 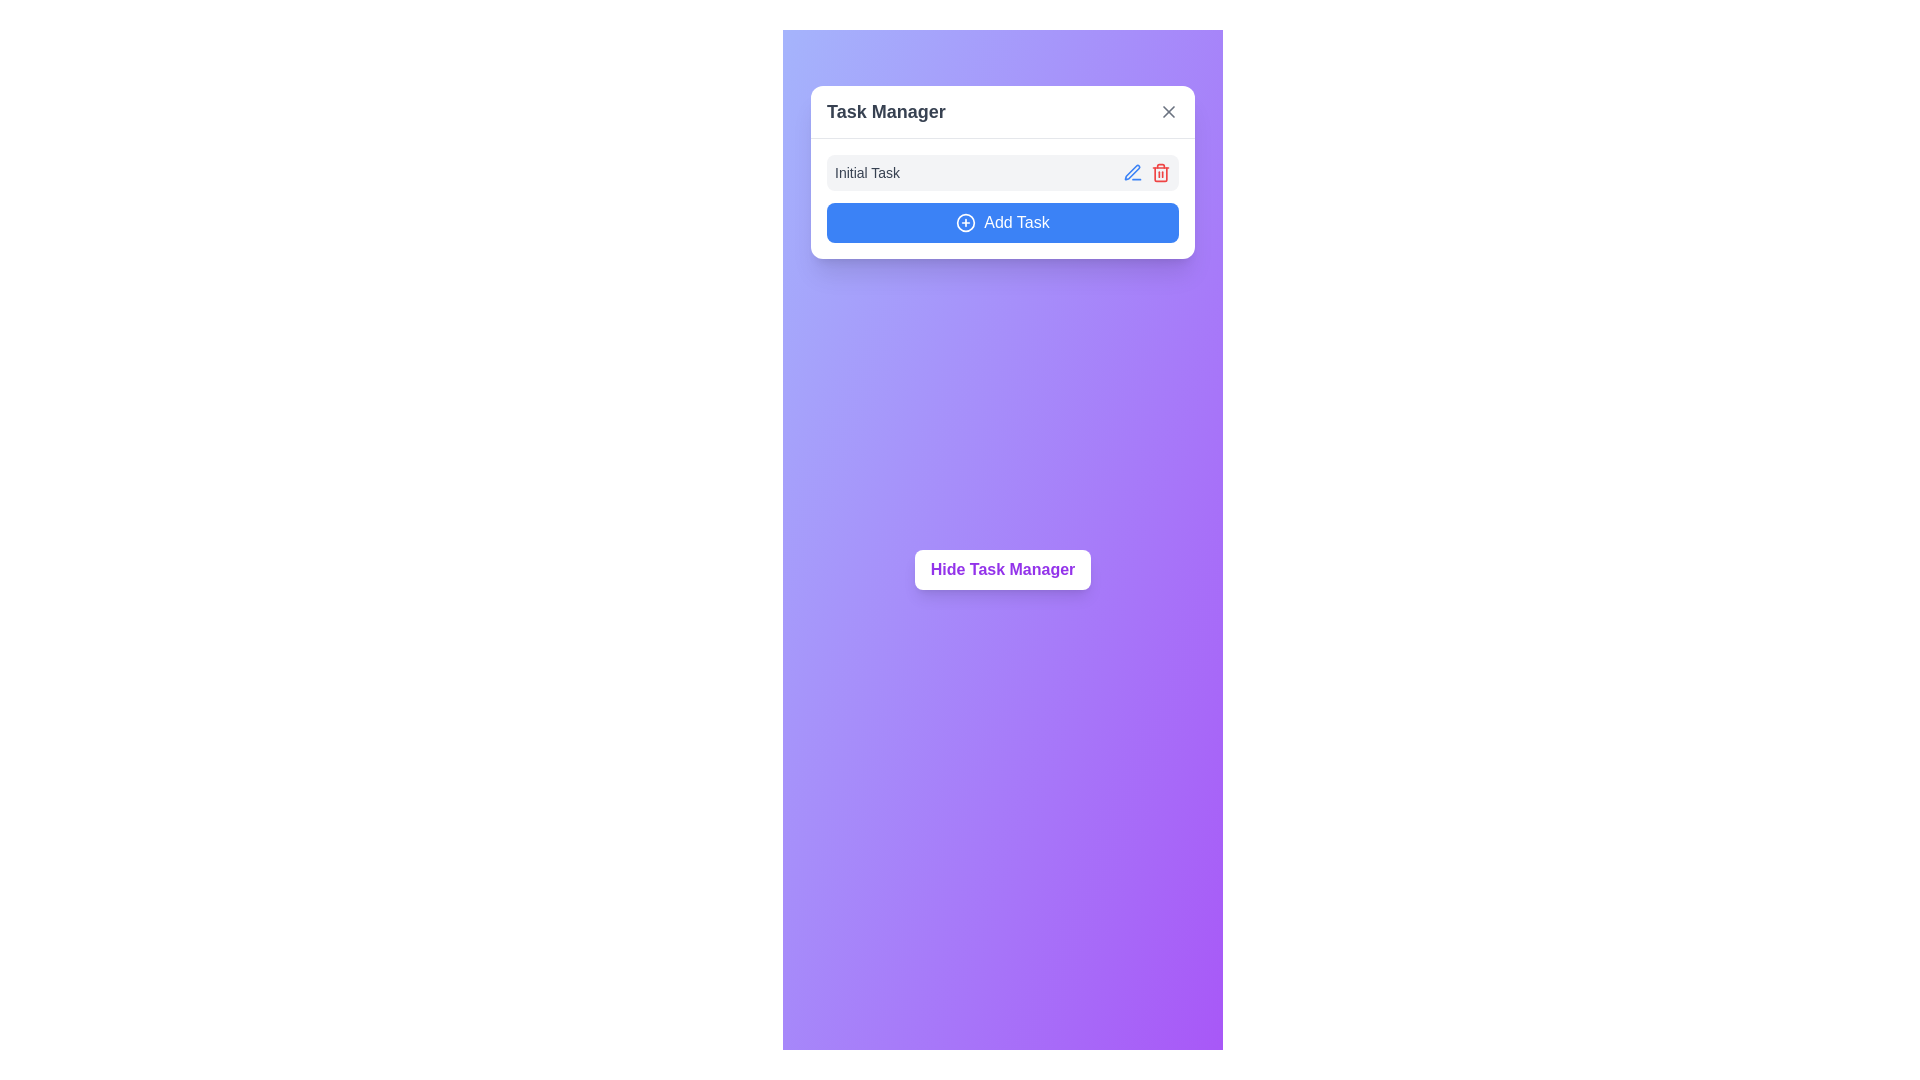 What do you see at coordinates (1169, 111) in the screenshot?
I see `the small gray 'X' icon in the upper-right corner of the 'Task Manager' header to change its color to red` at bounding box center [1169, 111].